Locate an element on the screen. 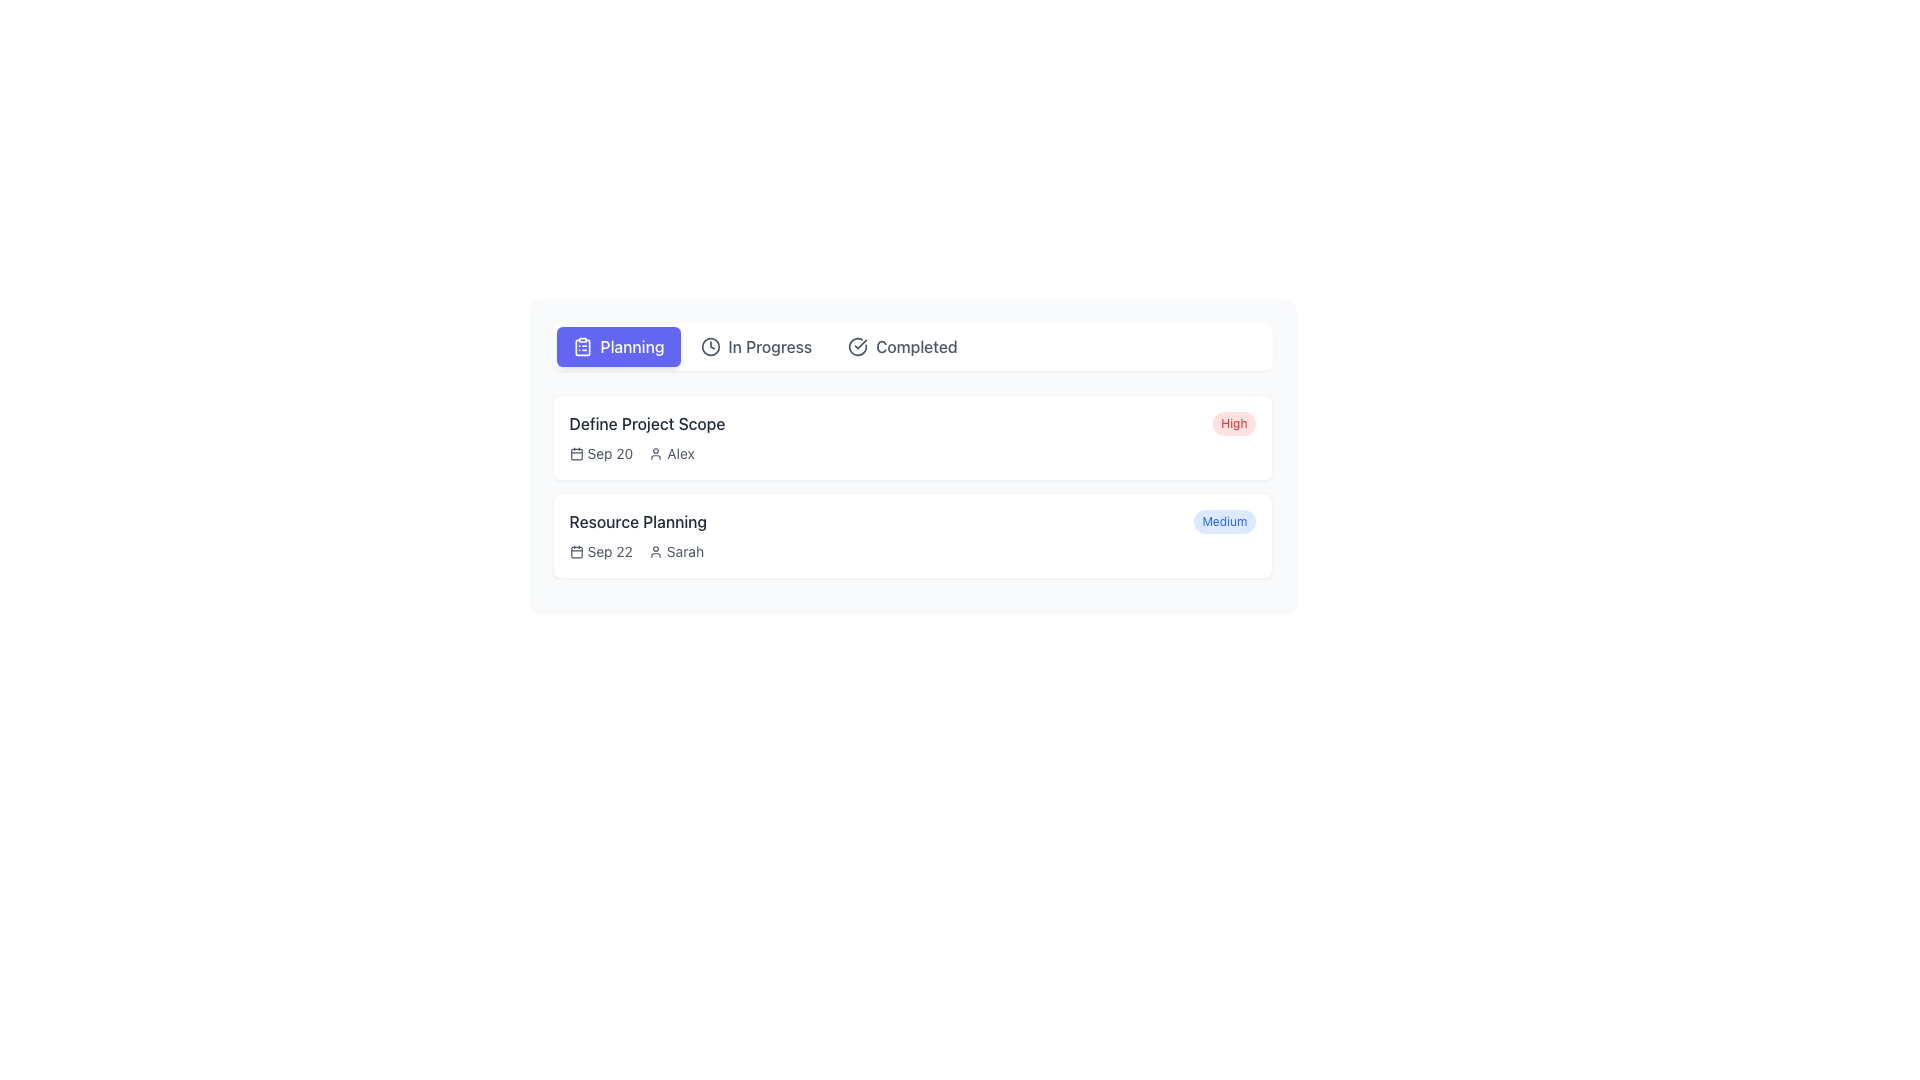  the status indicated by the central Text label in the navigation bar, which provides information about the current stage of a process is located at coordinates (769, 346).